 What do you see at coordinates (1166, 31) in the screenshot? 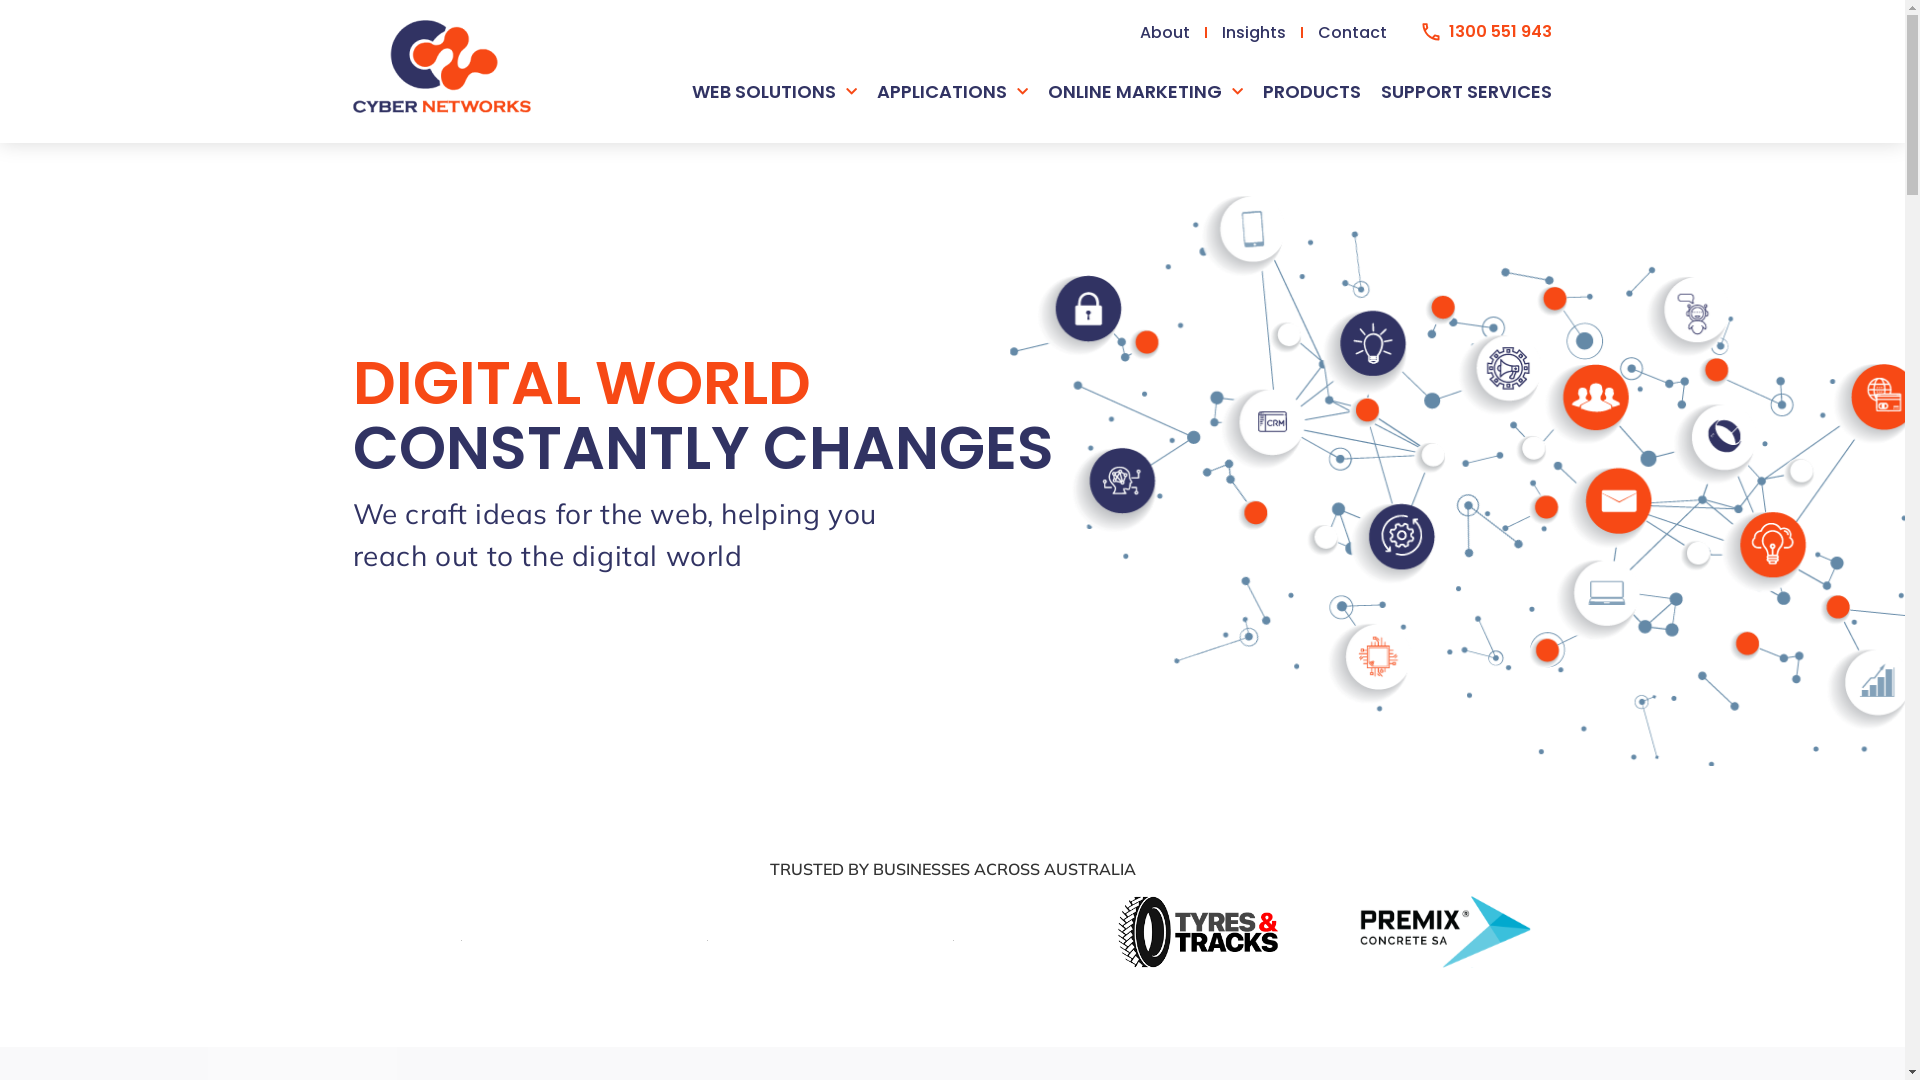
I see `'About'` at bounding box center [1166, 31].